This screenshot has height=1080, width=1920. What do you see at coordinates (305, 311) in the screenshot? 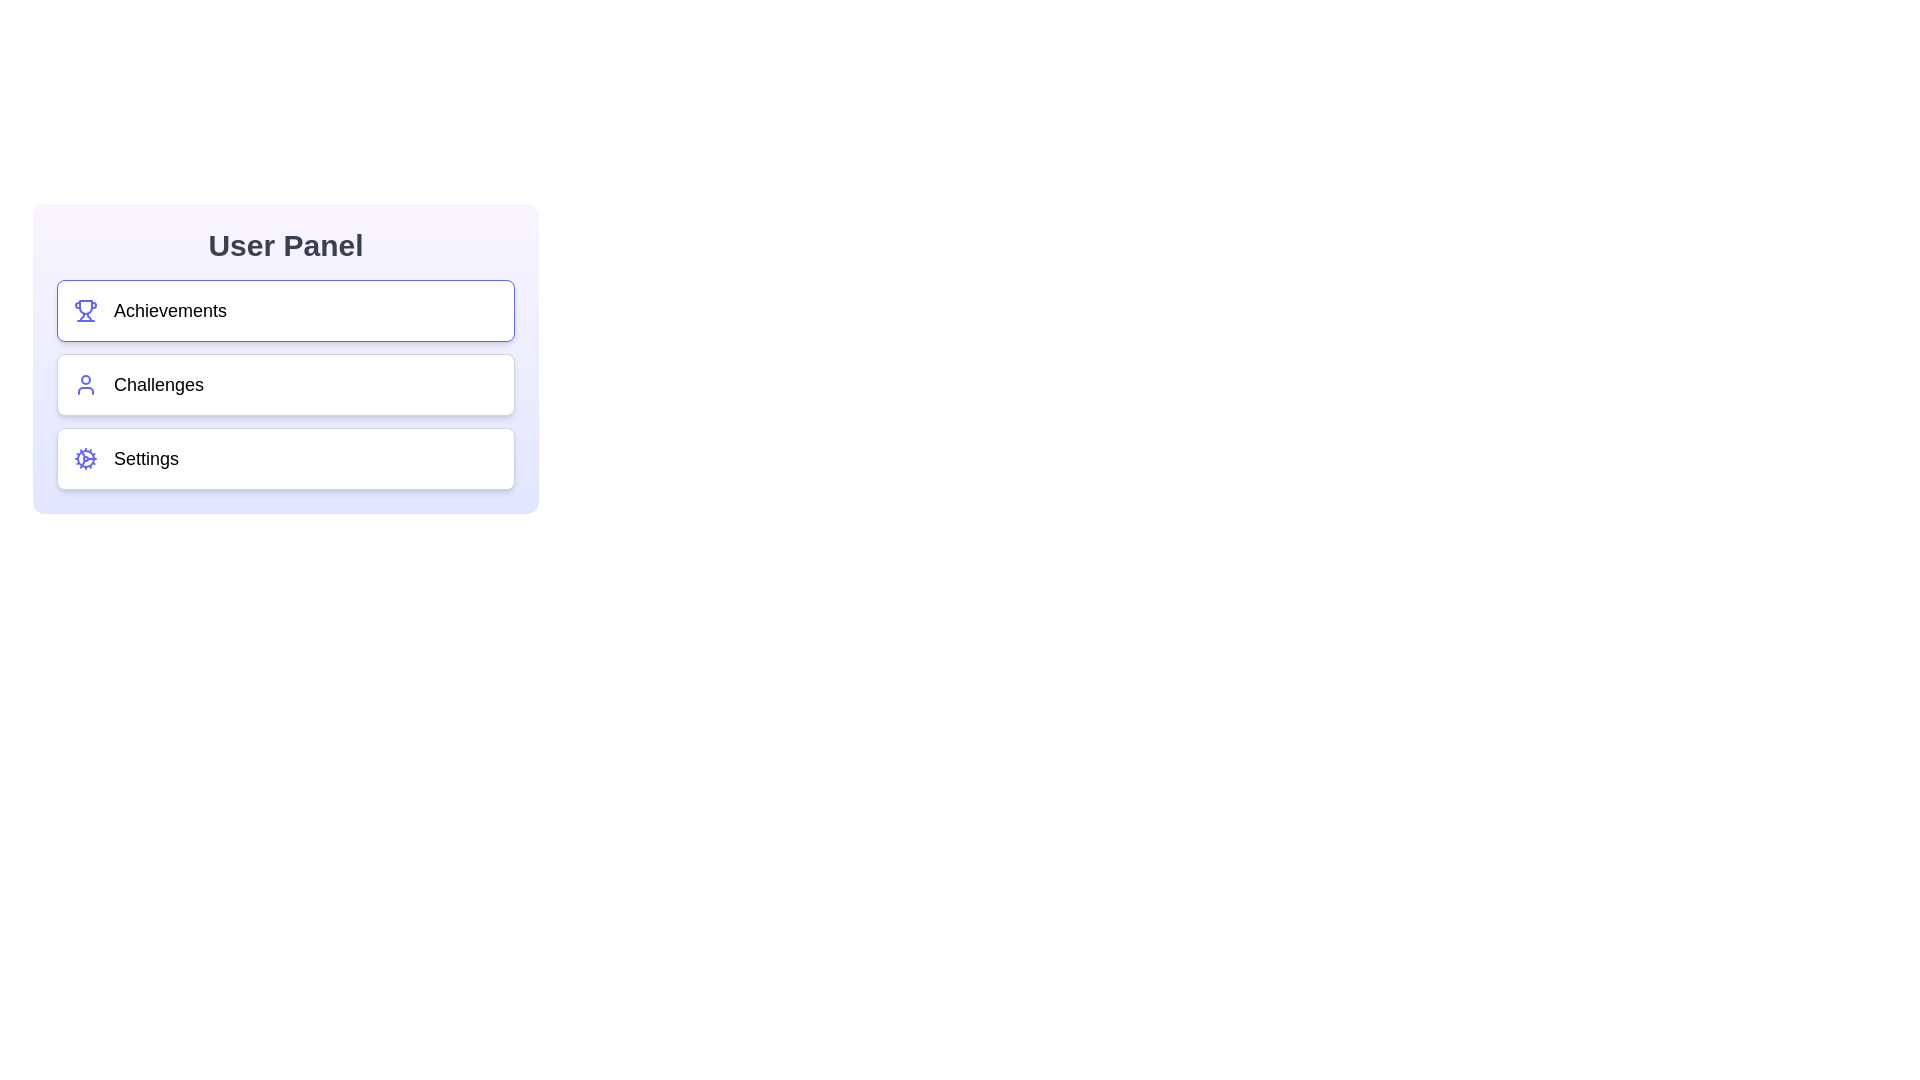
I see `the button corresponding to the section Achievements to activate it` at bounding box center [305, 311].